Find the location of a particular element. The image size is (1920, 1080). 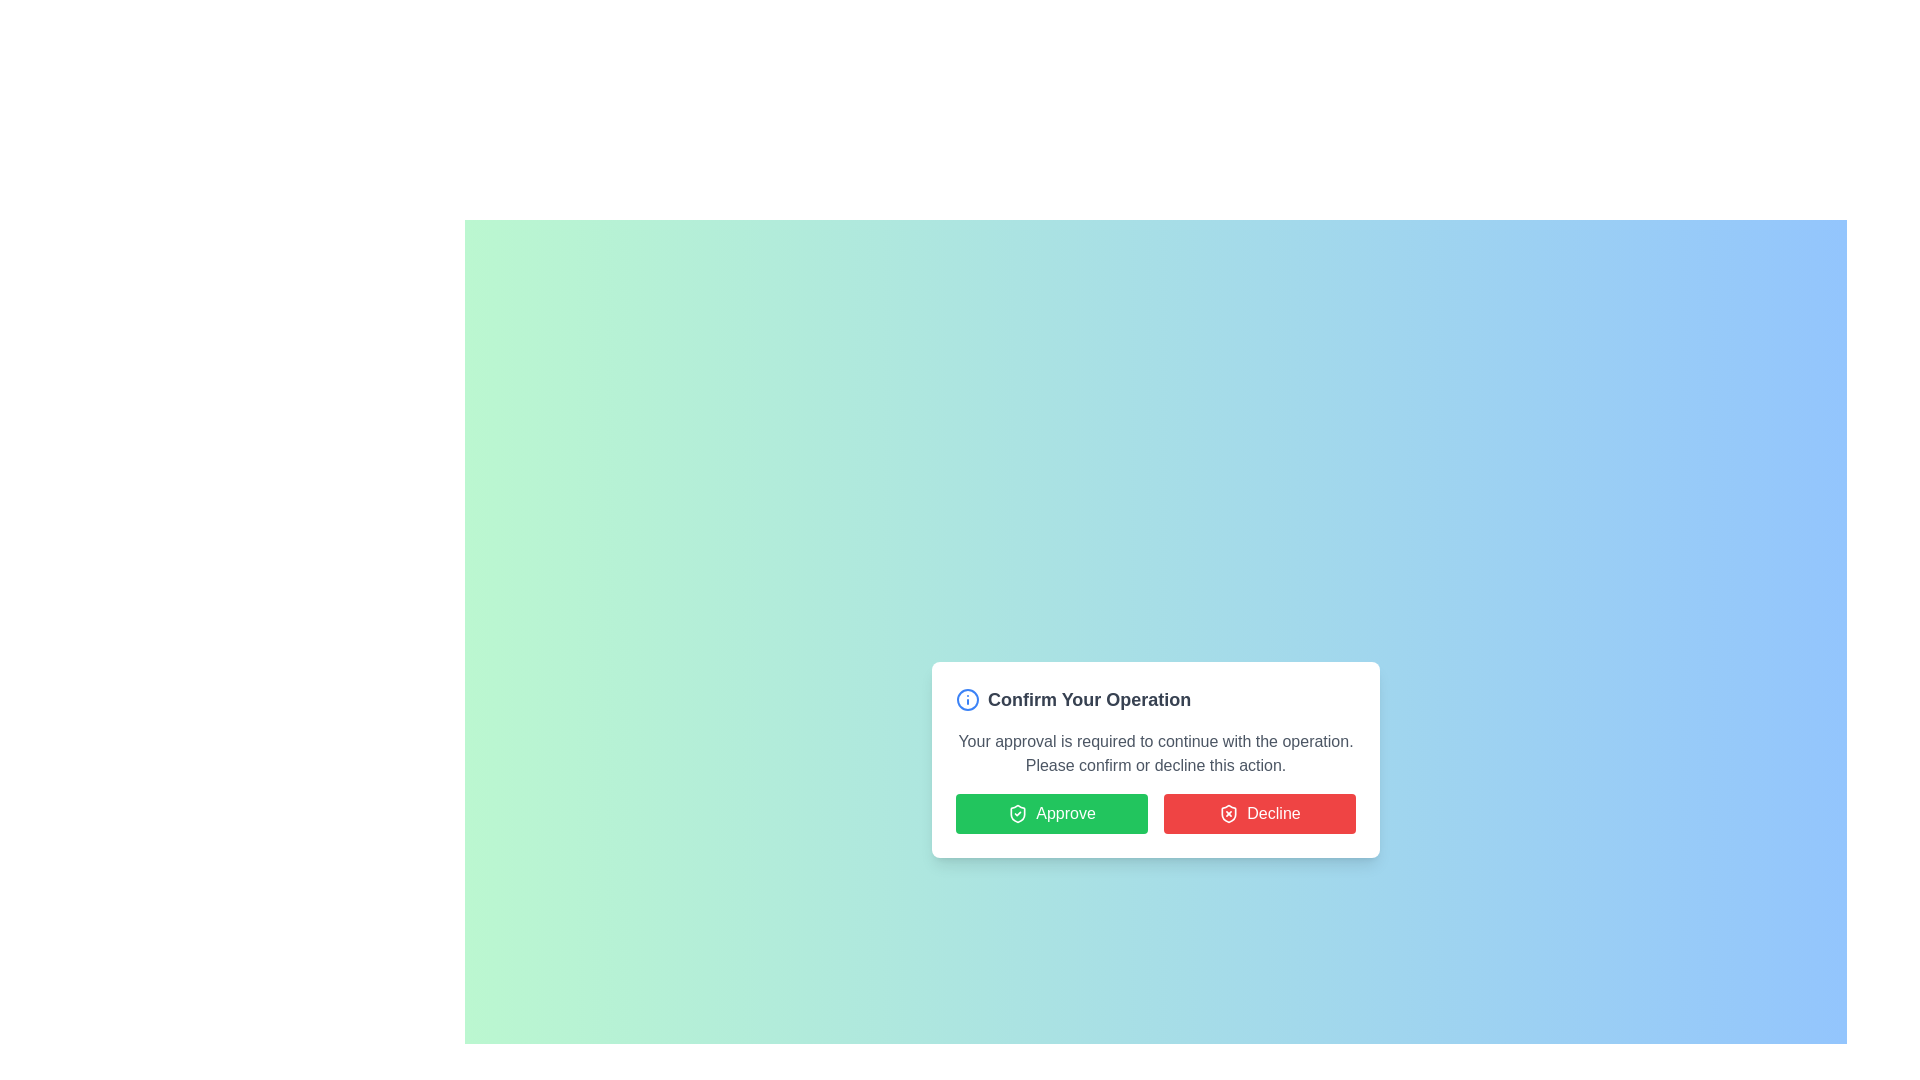

the visual representation of the graphic/icon element that symbolizes acceptance or approval, located within the green 'Approve' button in the bottom-left section of the dialog box is located at coordinates (1018, 813).